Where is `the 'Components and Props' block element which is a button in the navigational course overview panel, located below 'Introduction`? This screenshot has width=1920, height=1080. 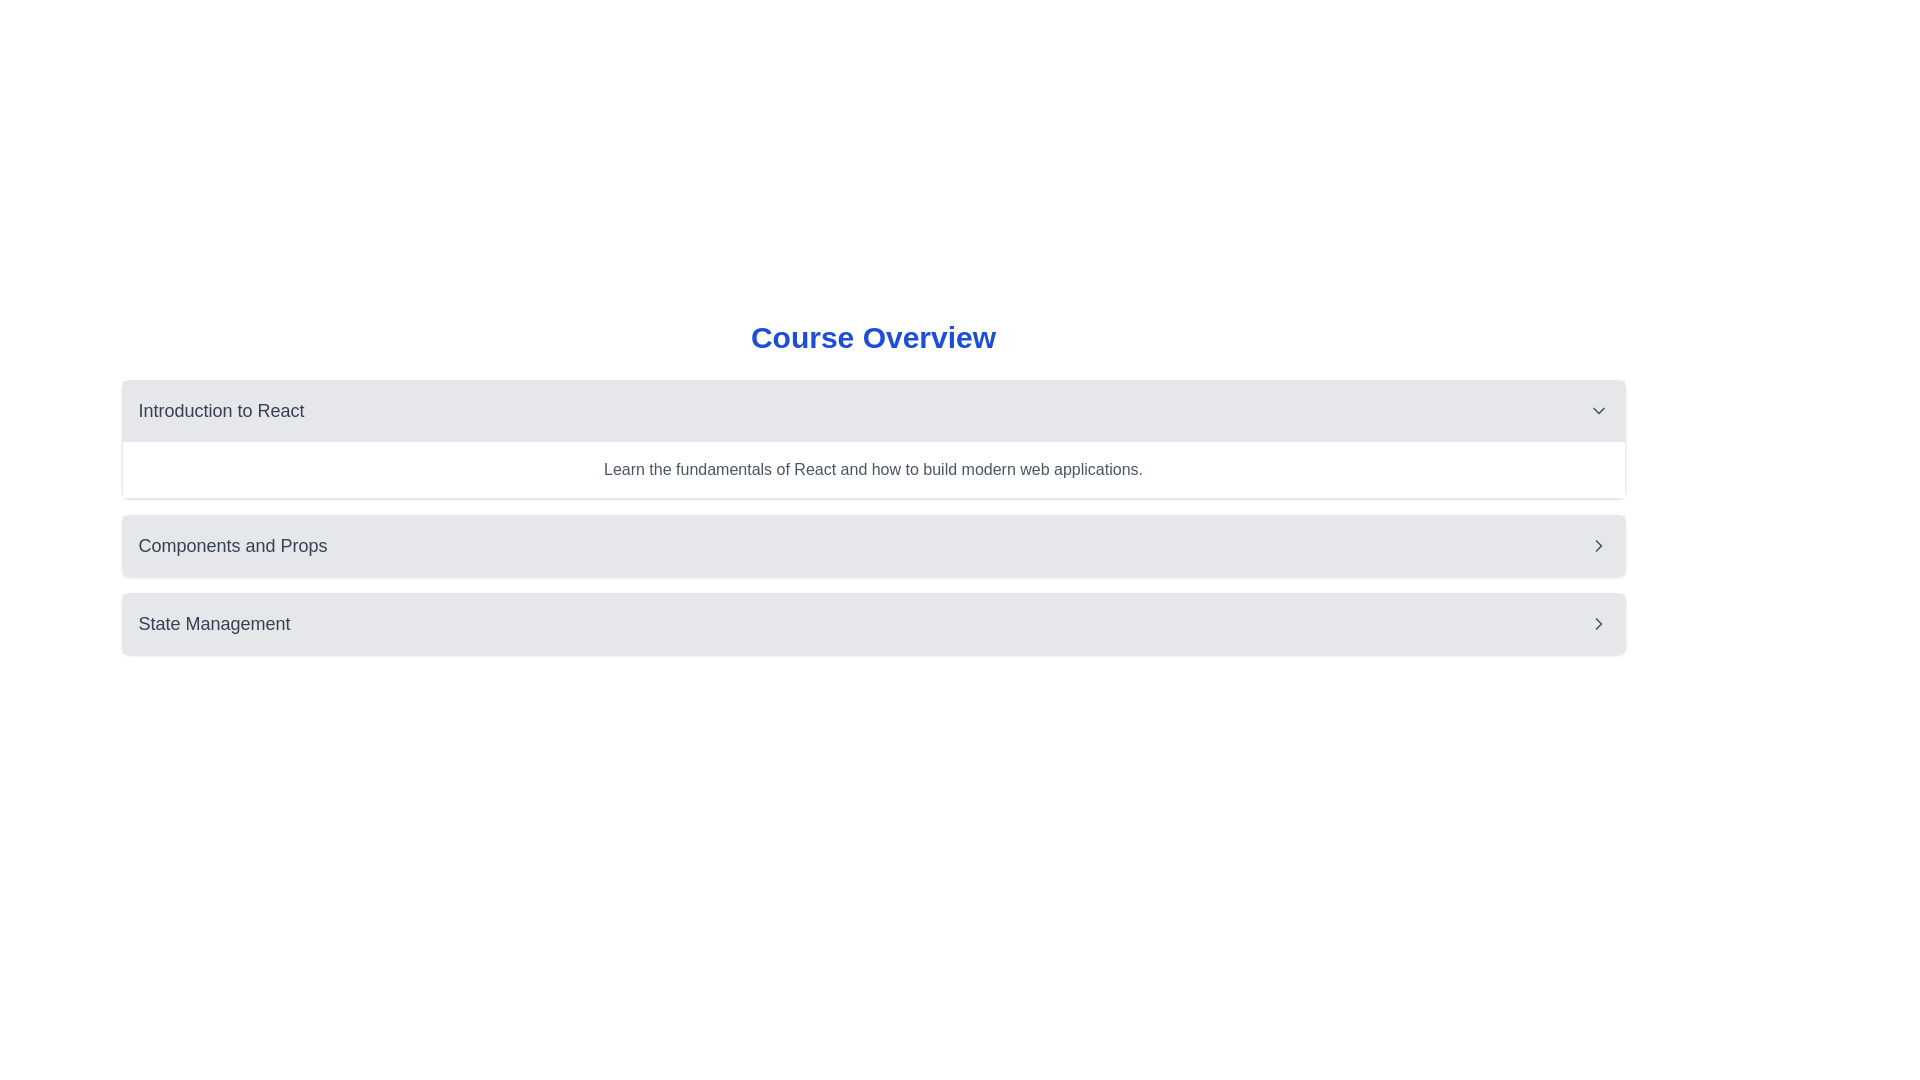
the 'Components and Props' block element which is a button in the navigational course overview panel, located below 'Introduction is located at coordinates (873, 546).